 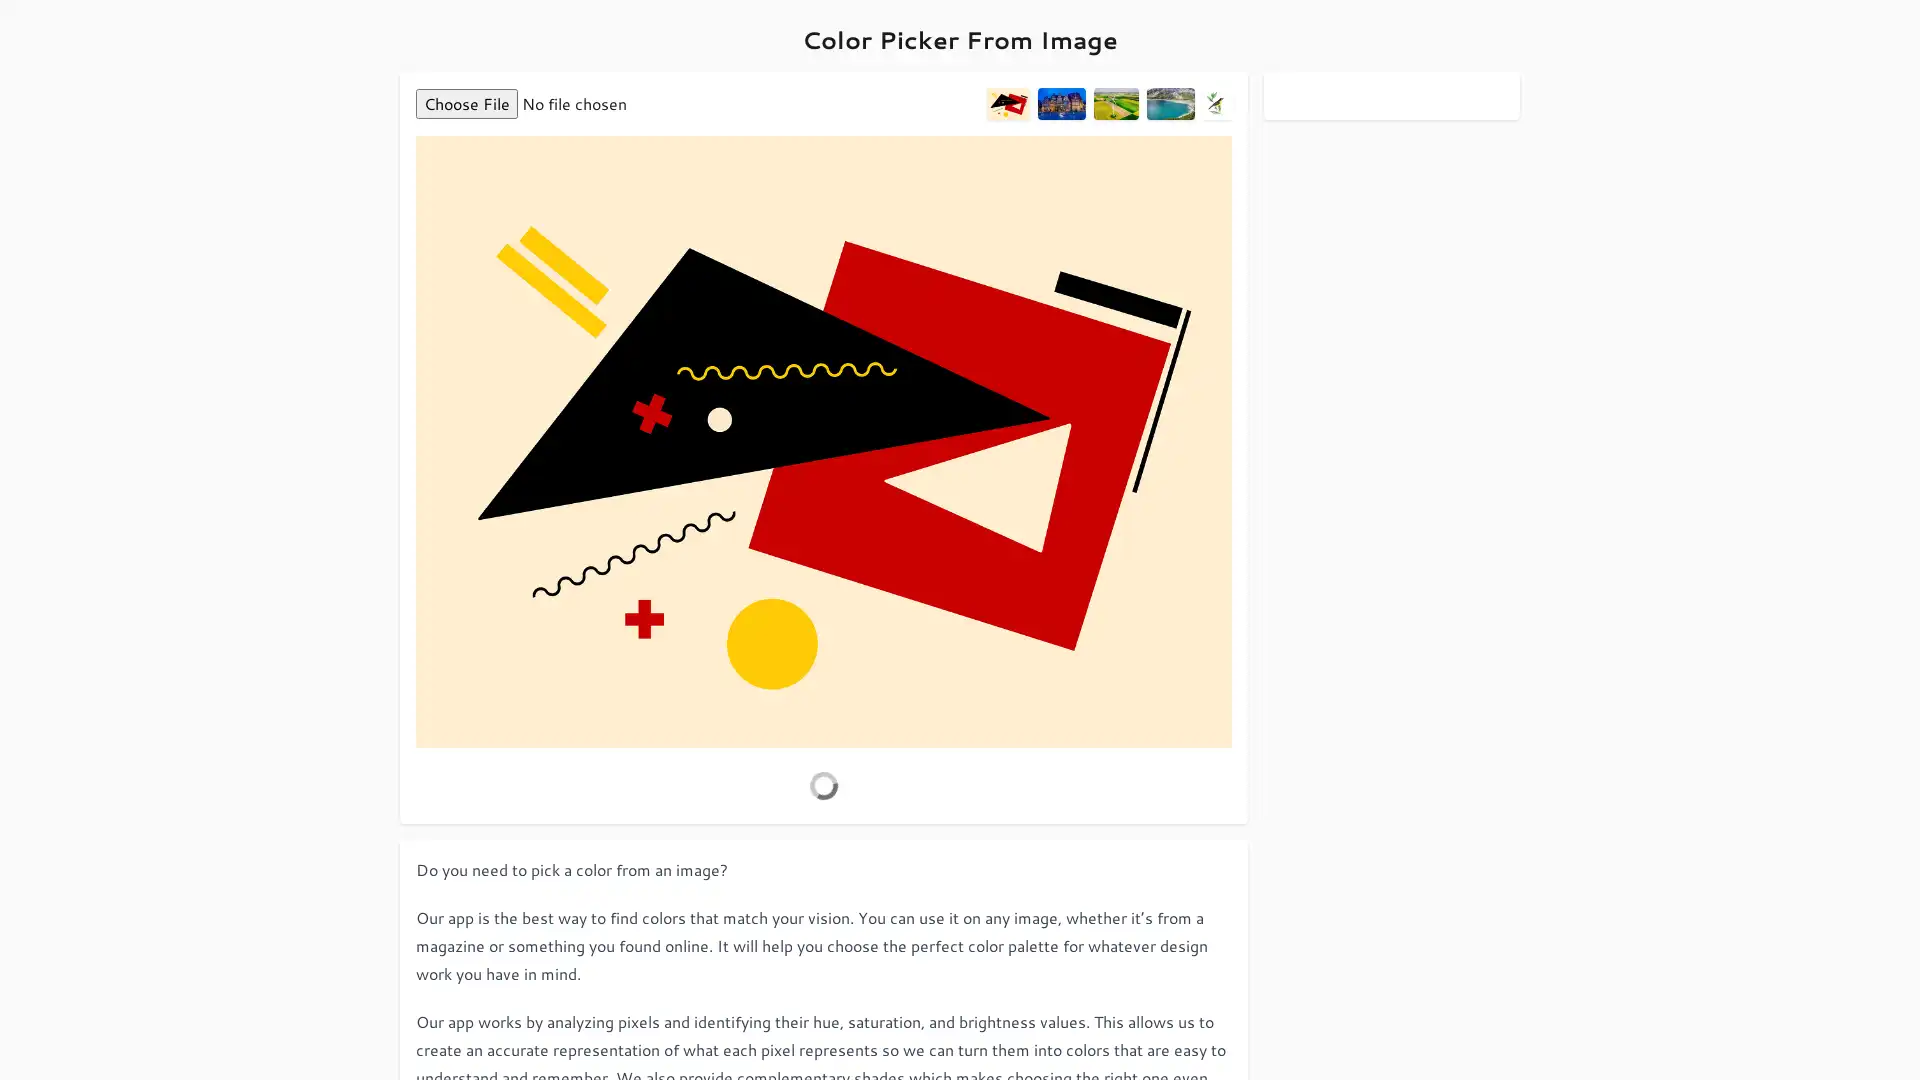 I want to click on example image, so click(x=1170, y=104).